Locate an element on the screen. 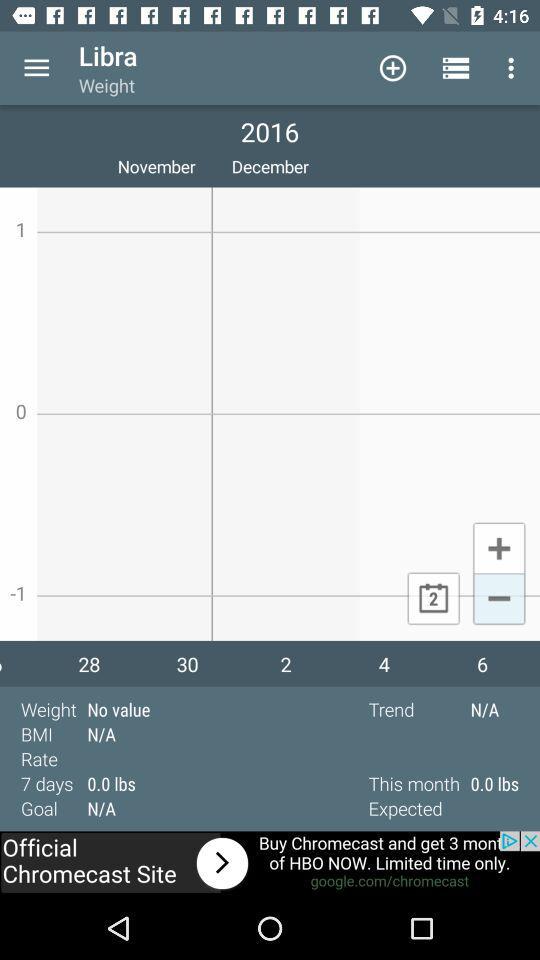 The image size is (540, 960). get menu options is located at coordinates (36, 68).